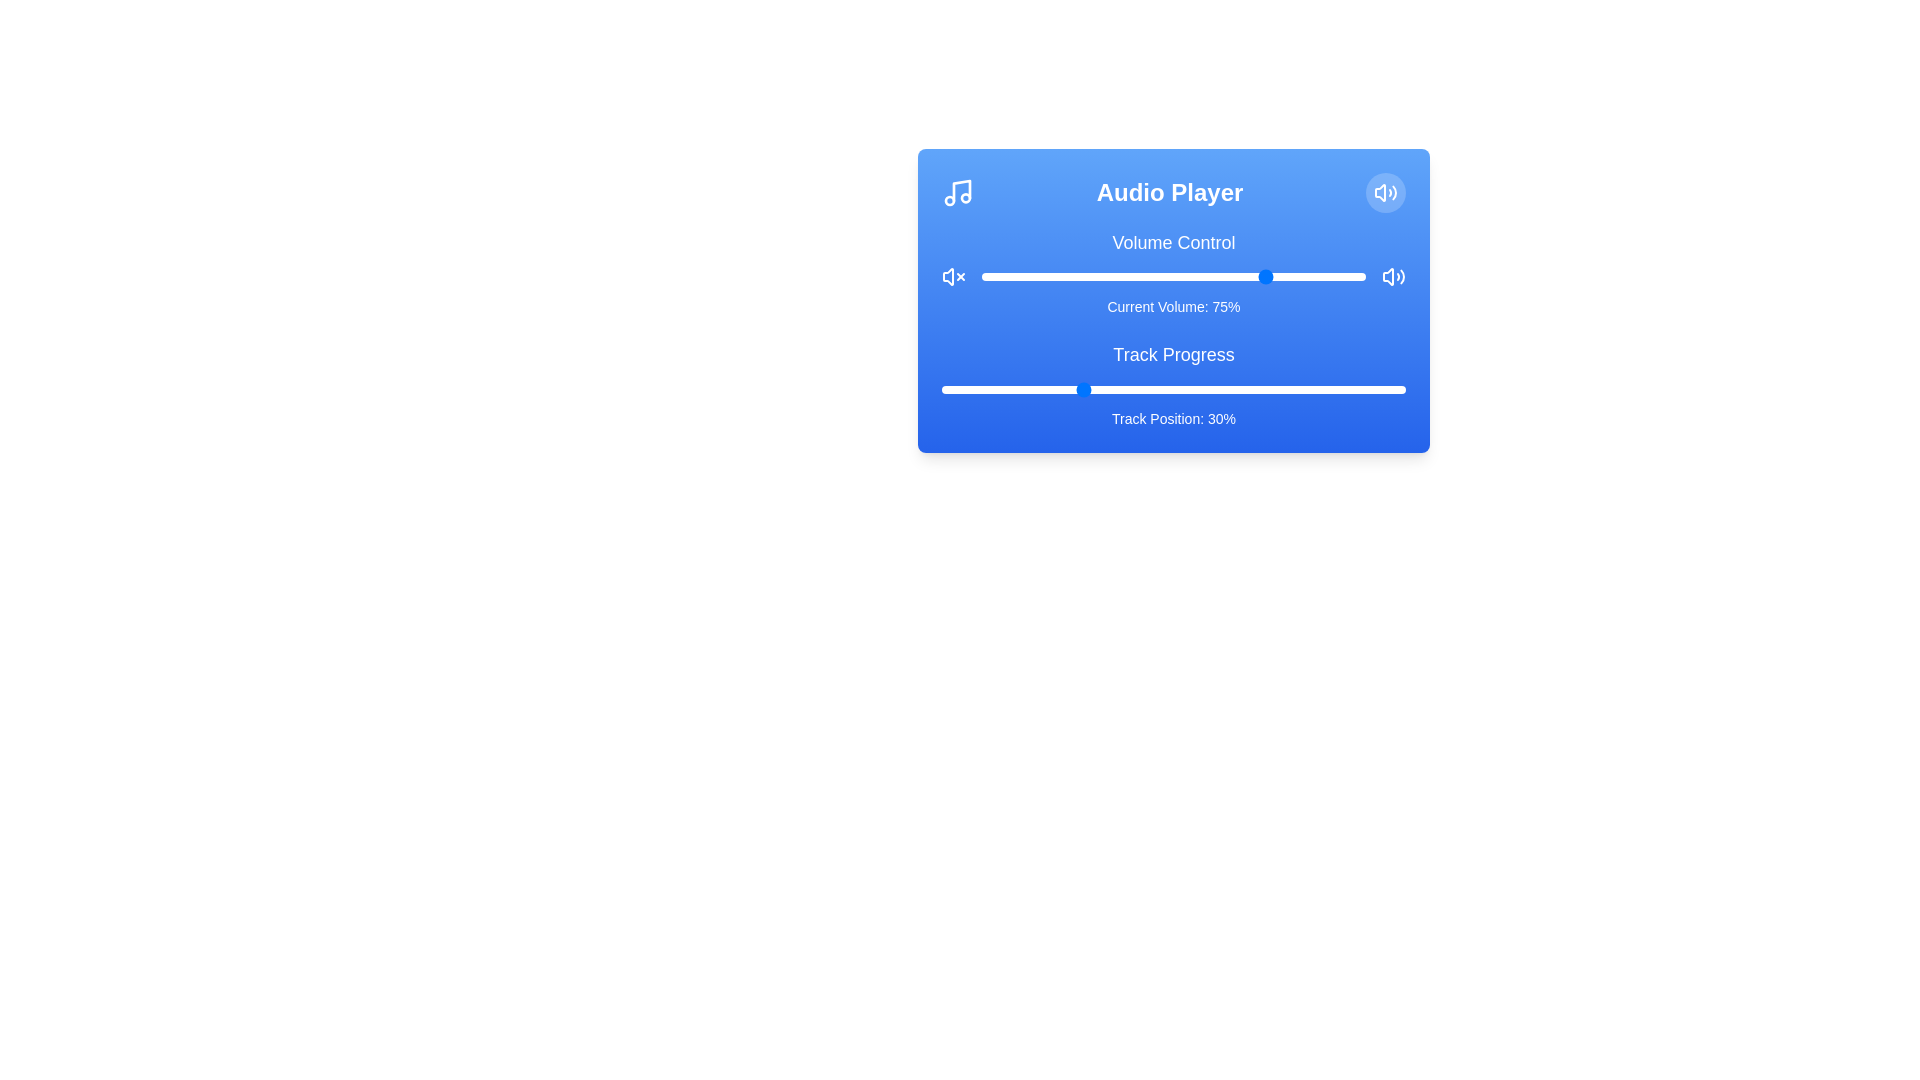 This screenshot has height=1080, width=1920. Describe the element at coordinates (1372, 389) in the screenshot. I see `the track position` at that location.